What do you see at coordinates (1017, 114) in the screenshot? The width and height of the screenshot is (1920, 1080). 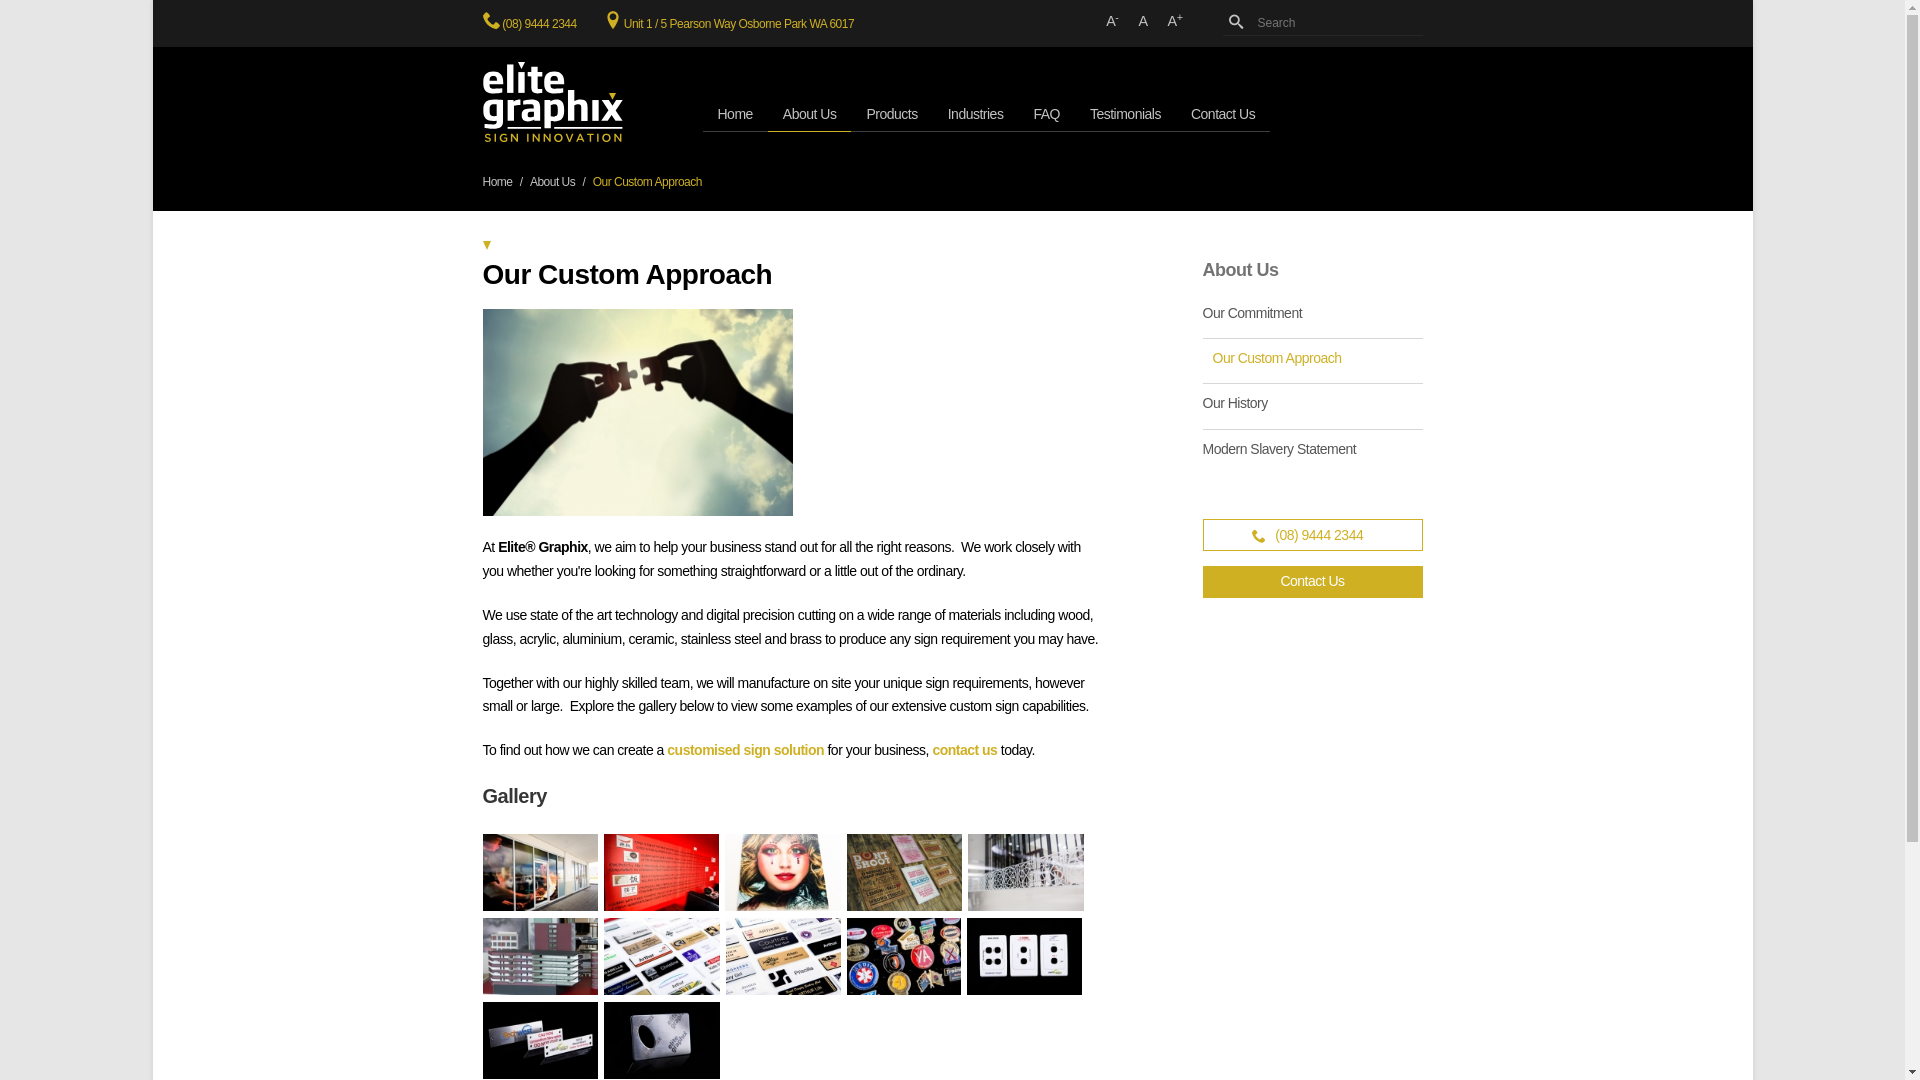 I see `'FAQ'` at bounding box center [1017, 114].